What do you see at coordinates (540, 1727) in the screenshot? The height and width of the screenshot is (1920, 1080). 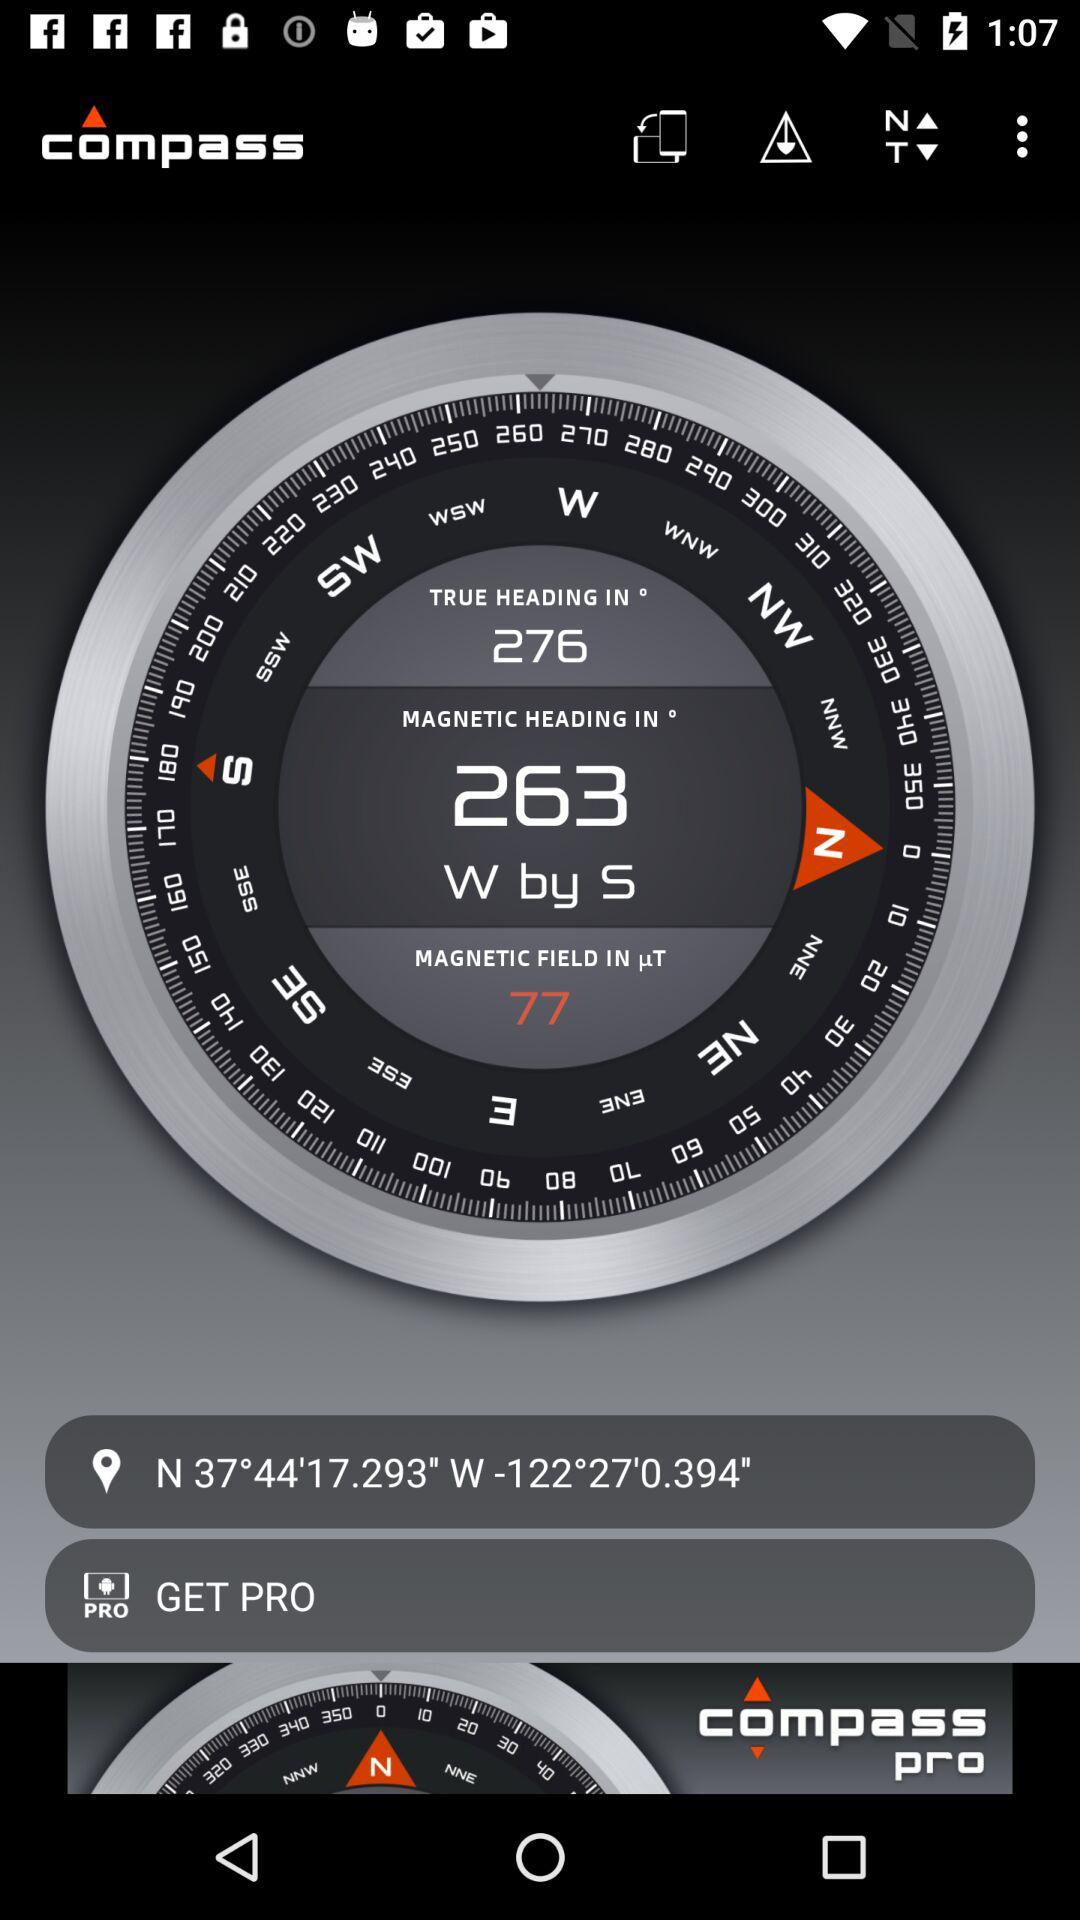 I see `advertisement that opens company 's website` at bounding box center [540, 1727].